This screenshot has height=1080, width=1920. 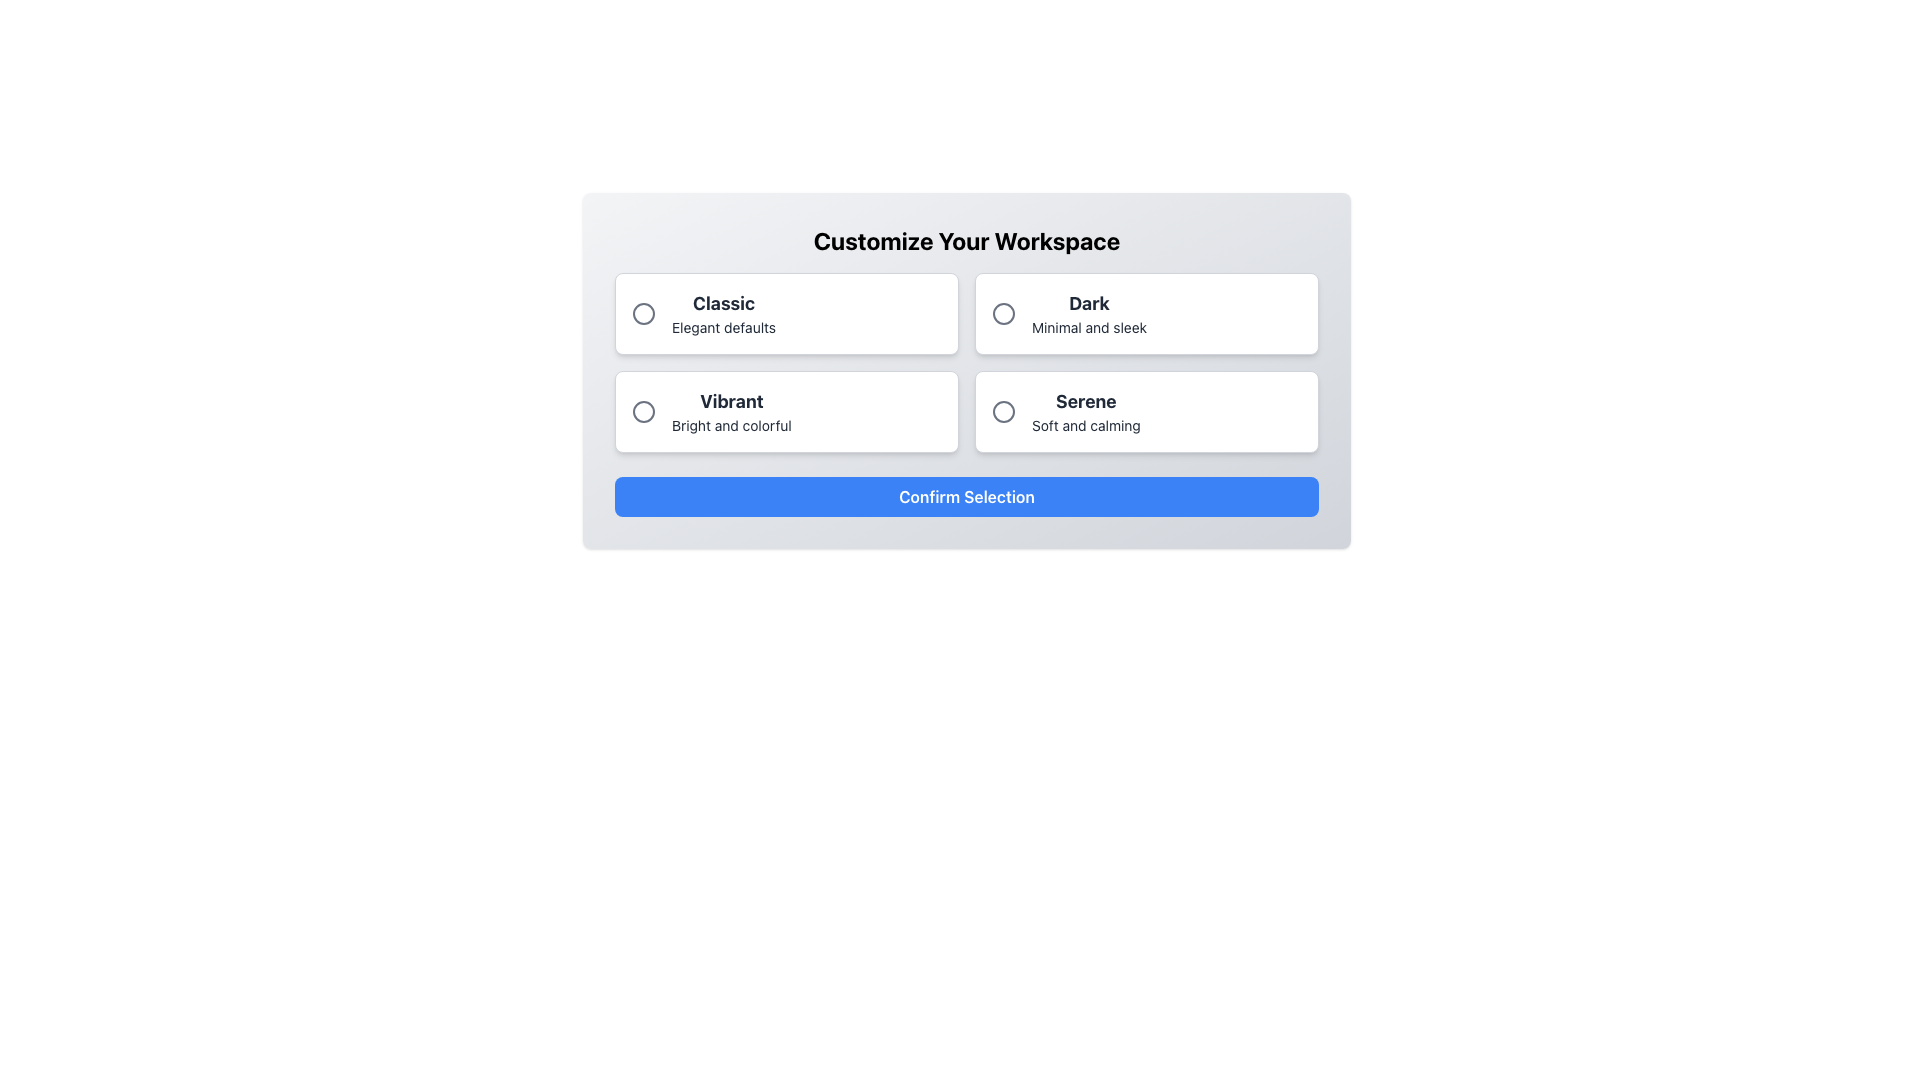 I want to click on the radio button for the 'Dark' workspace option, which is the circle on the left side of the 'Dark' workspace selection in the top-right position of the 2x2 grid of workspace options, so click(x=1003, y=313).